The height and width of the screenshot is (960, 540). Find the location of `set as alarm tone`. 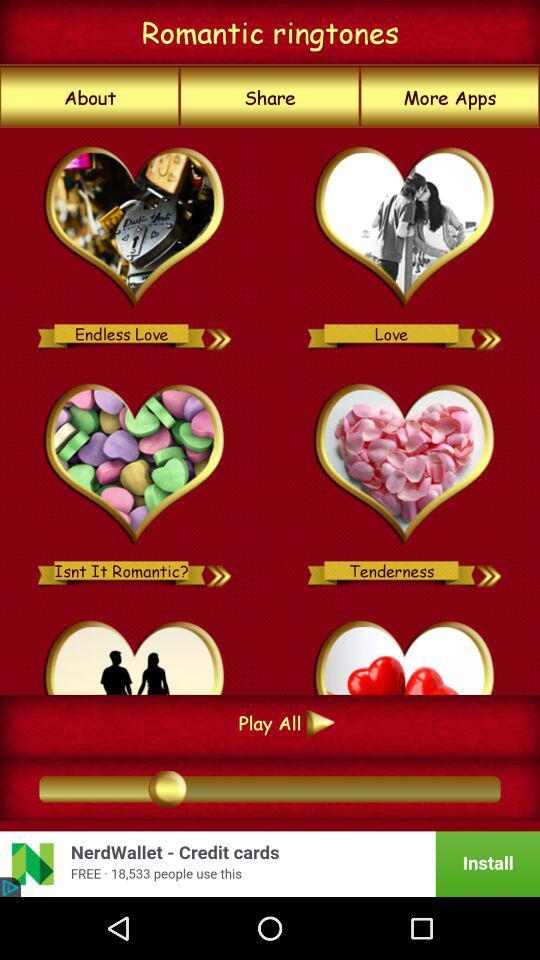

set as alarm tone is located at coordinates (219, 570).